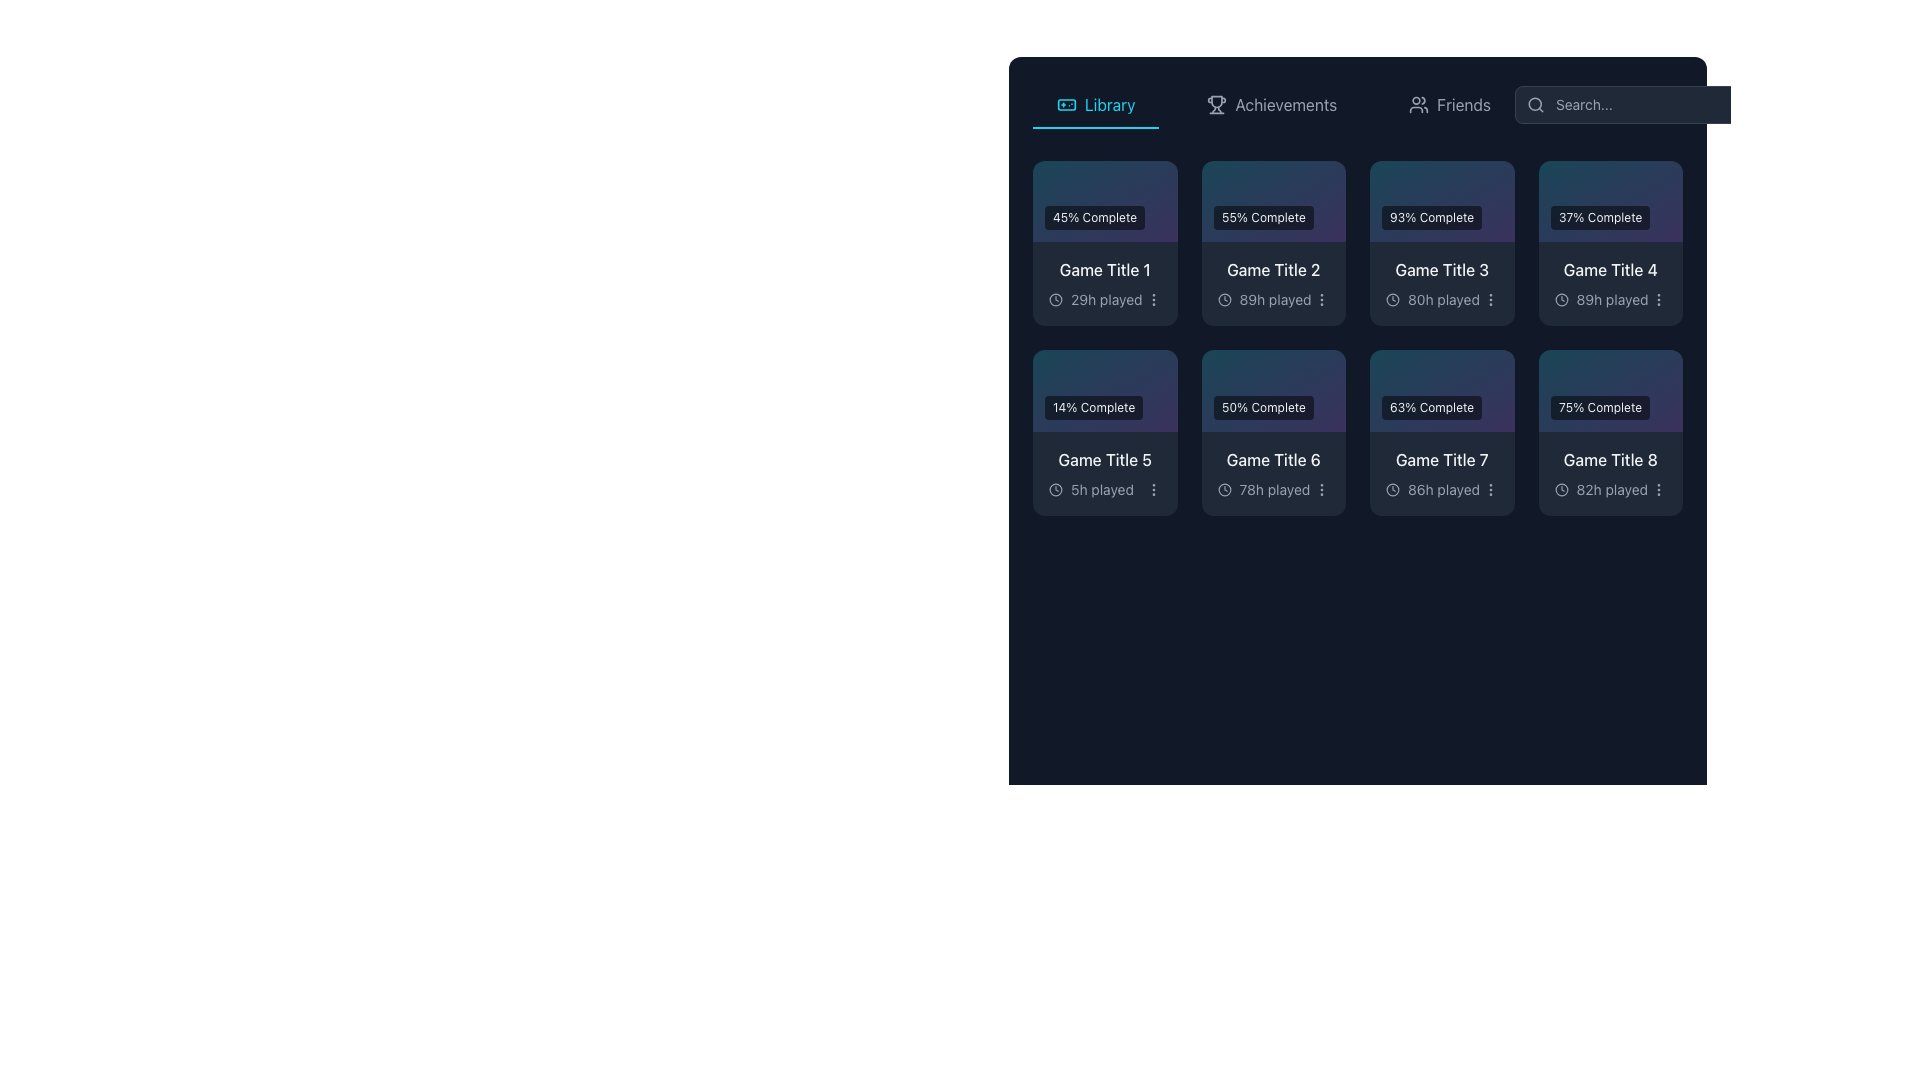  What do you see at coordinates (1055, 300) in the screenshot?
I see `the time played icon located at the start of the '29h played' label on the card titled 'Game Title 1'` at bounding box center [1055, 300].